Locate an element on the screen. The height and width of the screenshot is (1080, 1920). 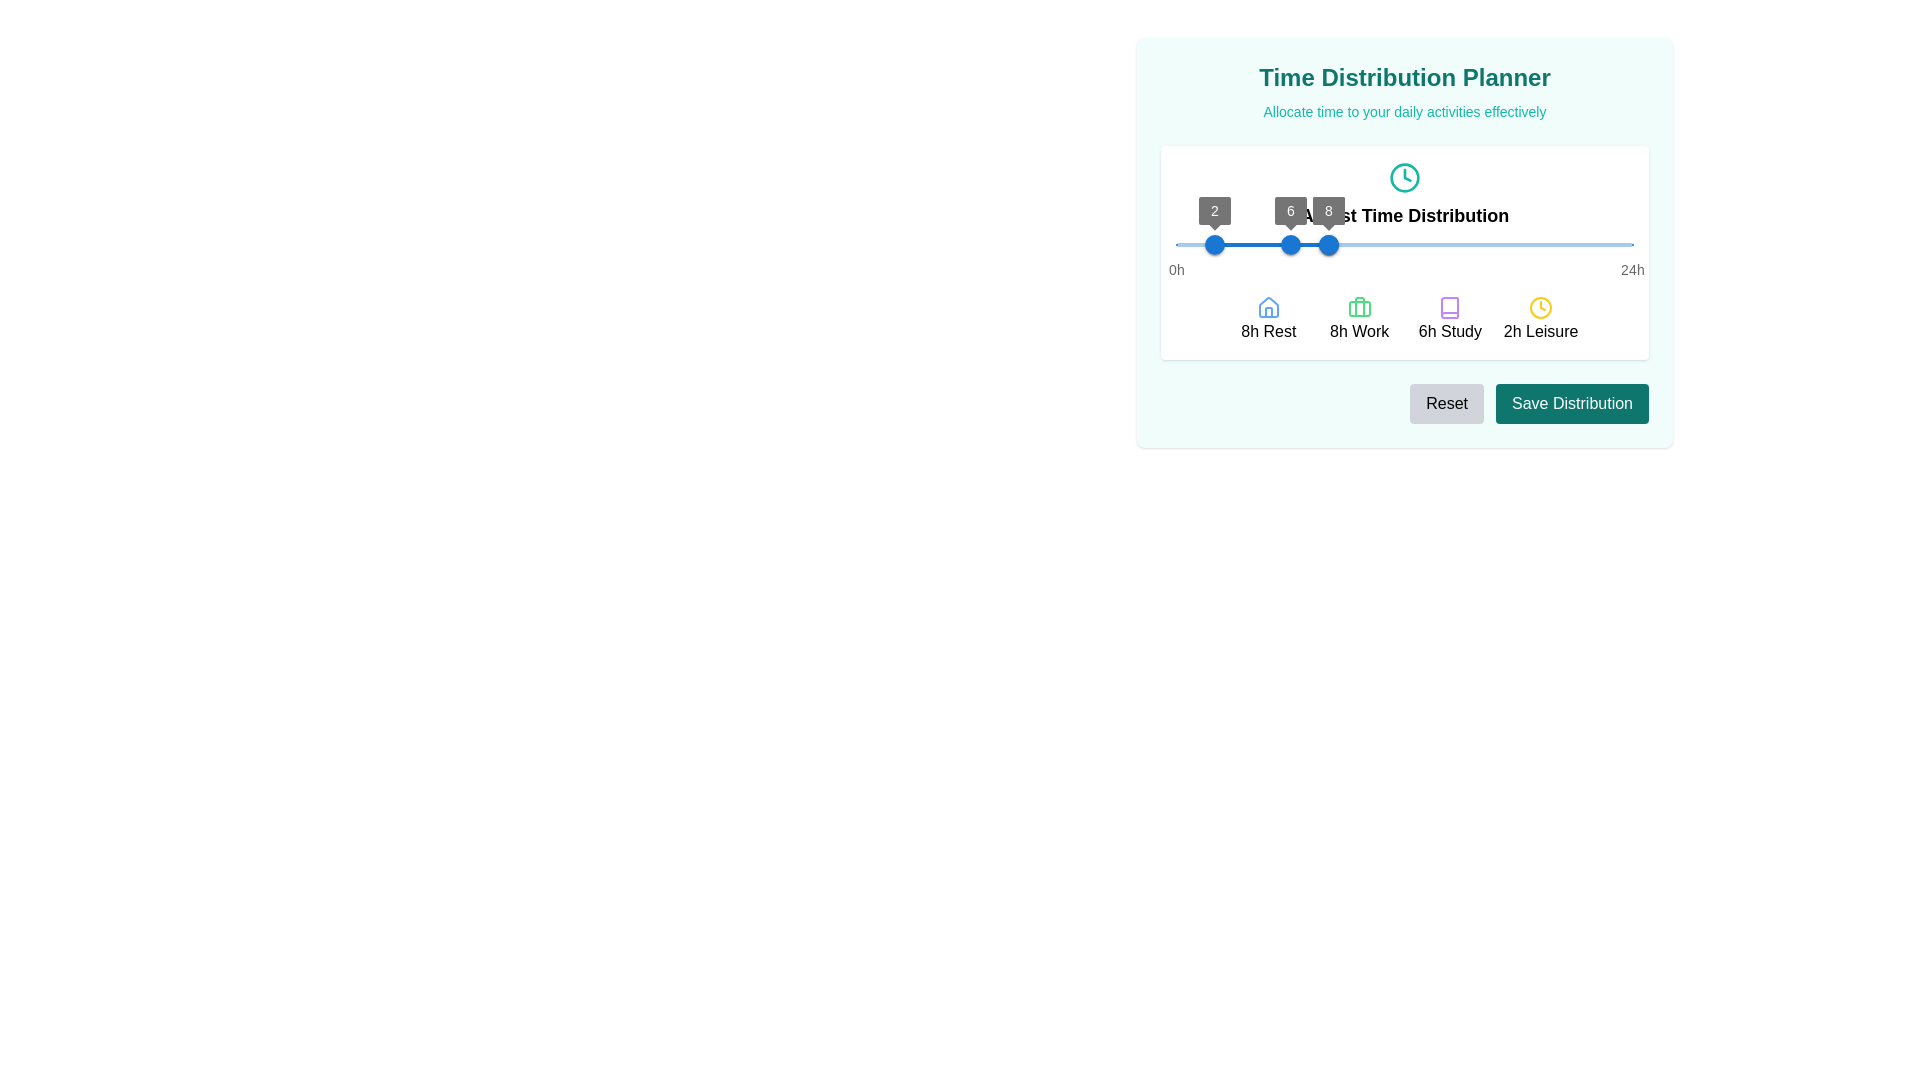
the static text label that serves as a header, positioned centrally below a clock icon in the time distribution planner interface is located at coordinates (1404, 216).